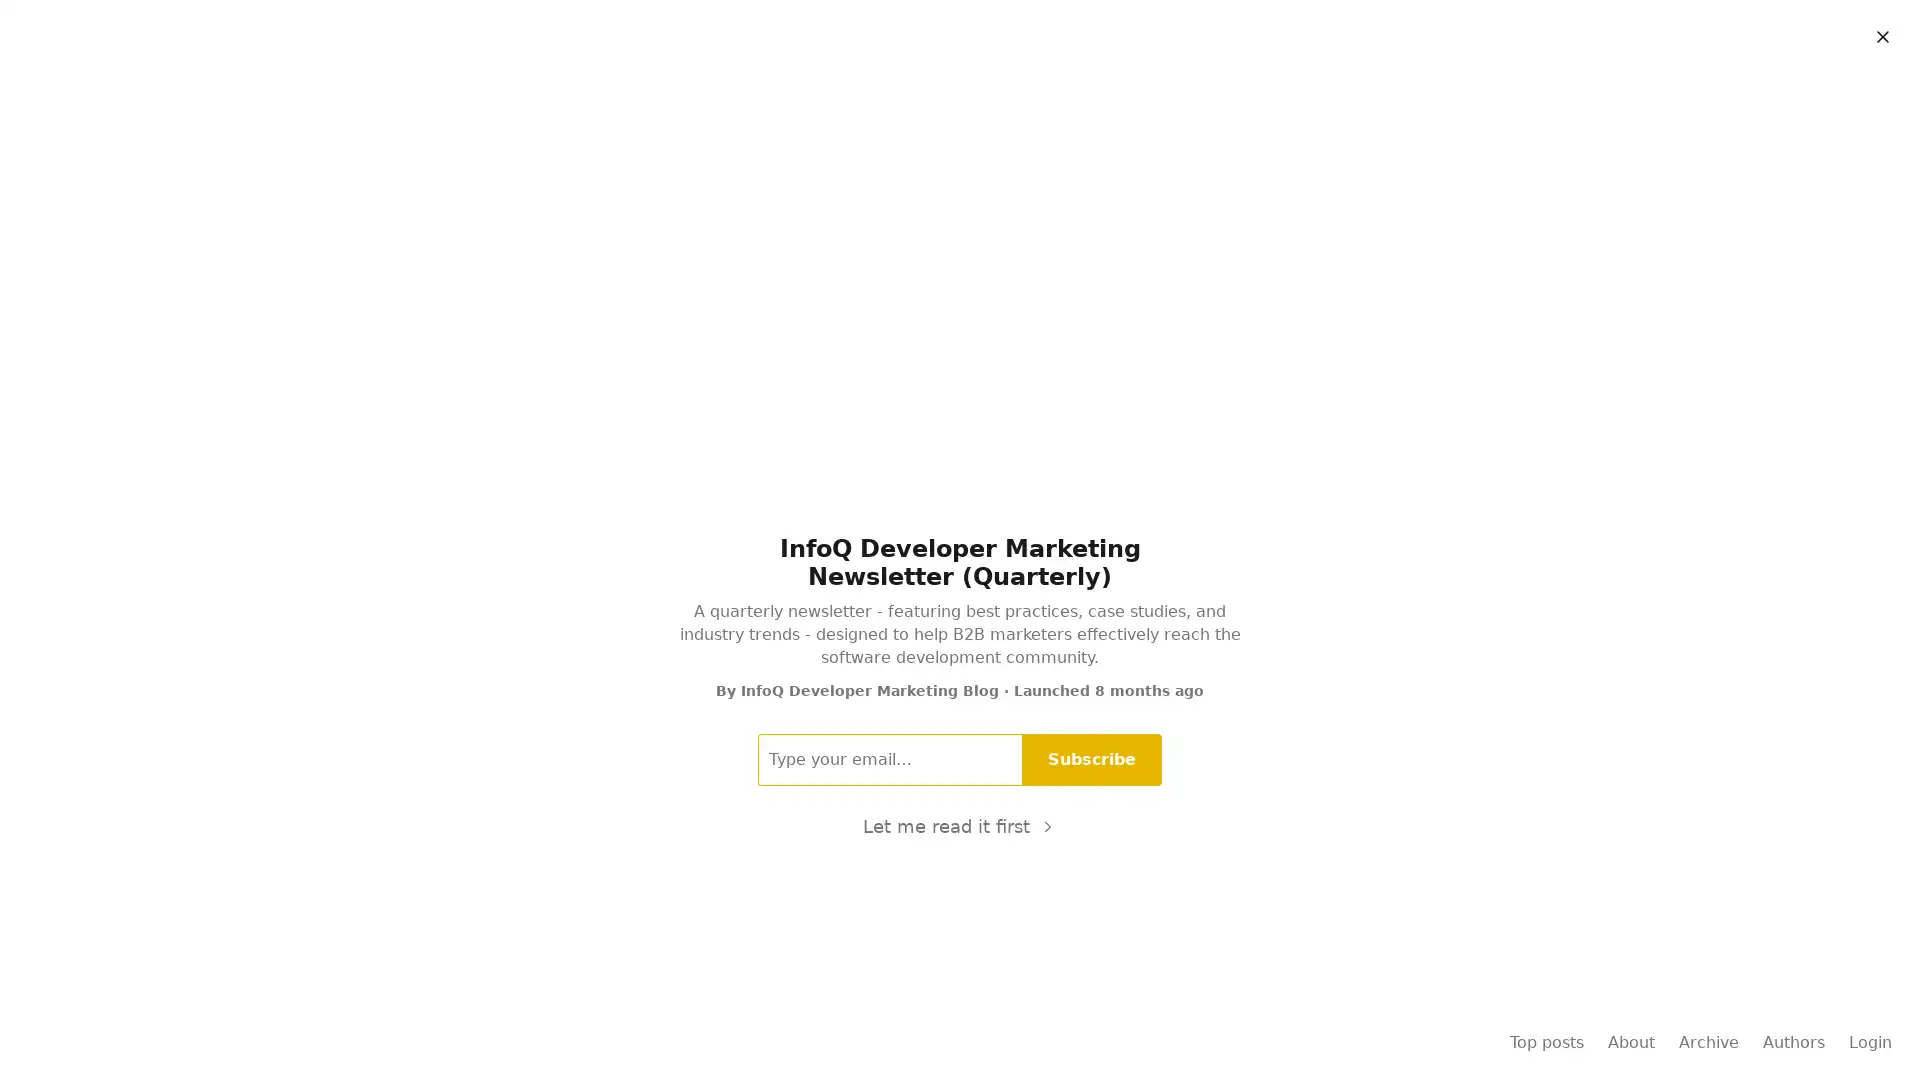 The image size is (1920, 1080). What do you see at coordinates (1881, 37) in the screenshot?
I see `Close` at bounding box center [1881, 37].